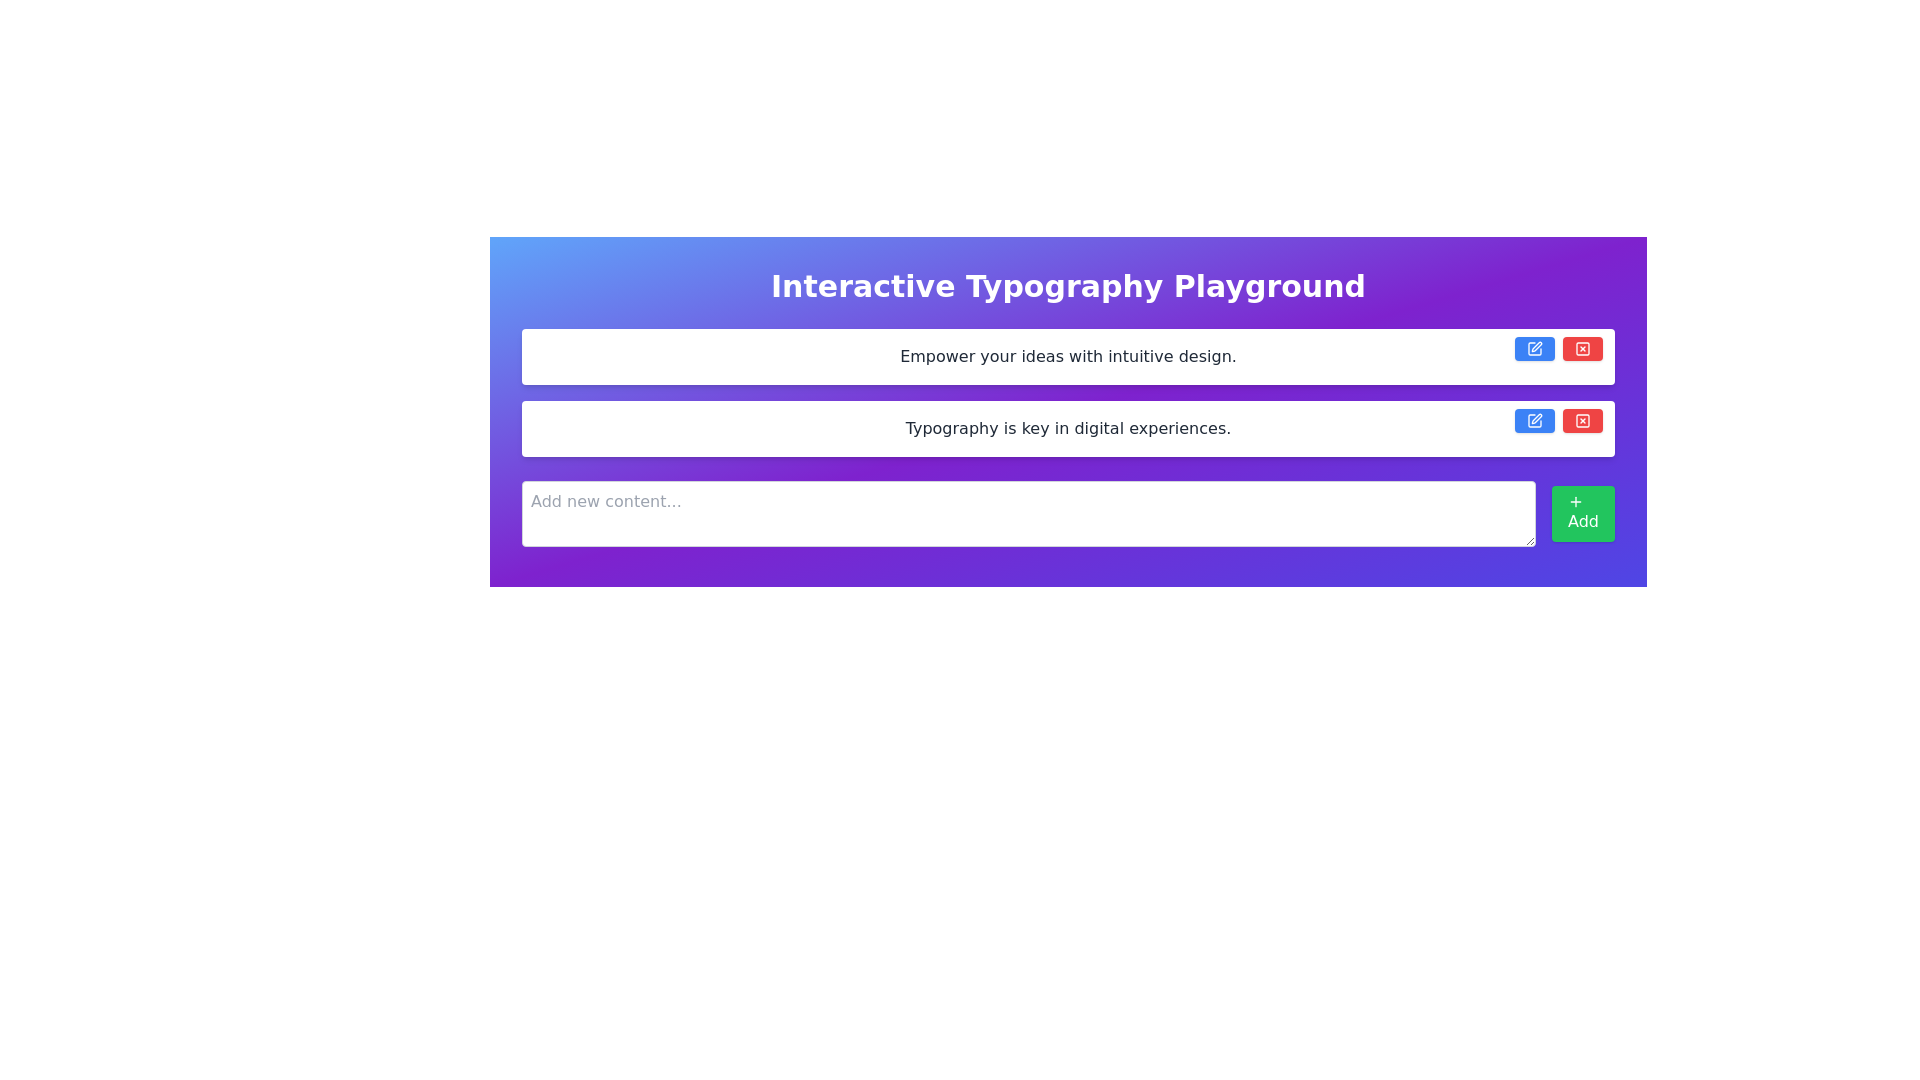  I want to click on the informational static text label located at the top center of the interface within the first white card, which is highlighted against a purple gradient background, so click(1067, 356).